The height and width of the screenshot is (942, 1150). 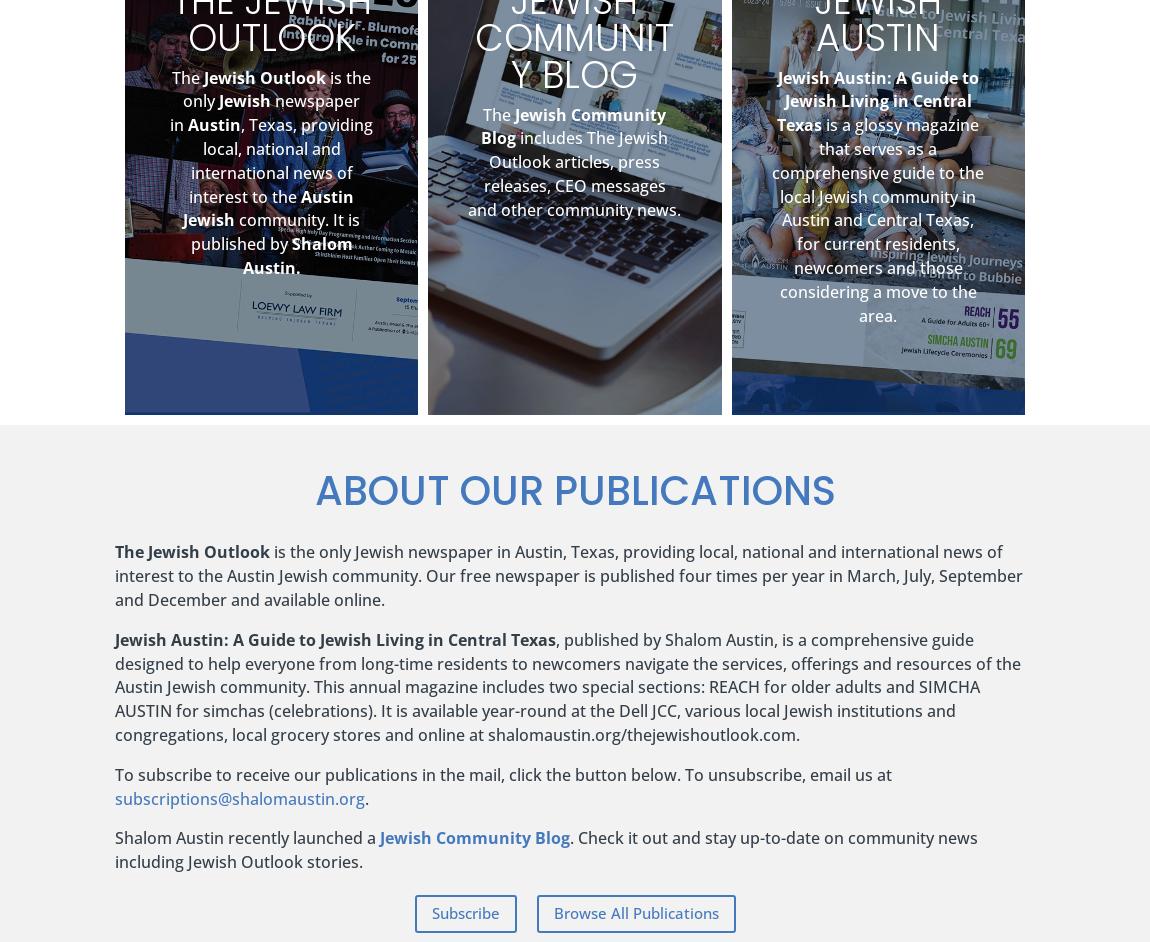 I want to click on 'community', so click(x=847, y=837).